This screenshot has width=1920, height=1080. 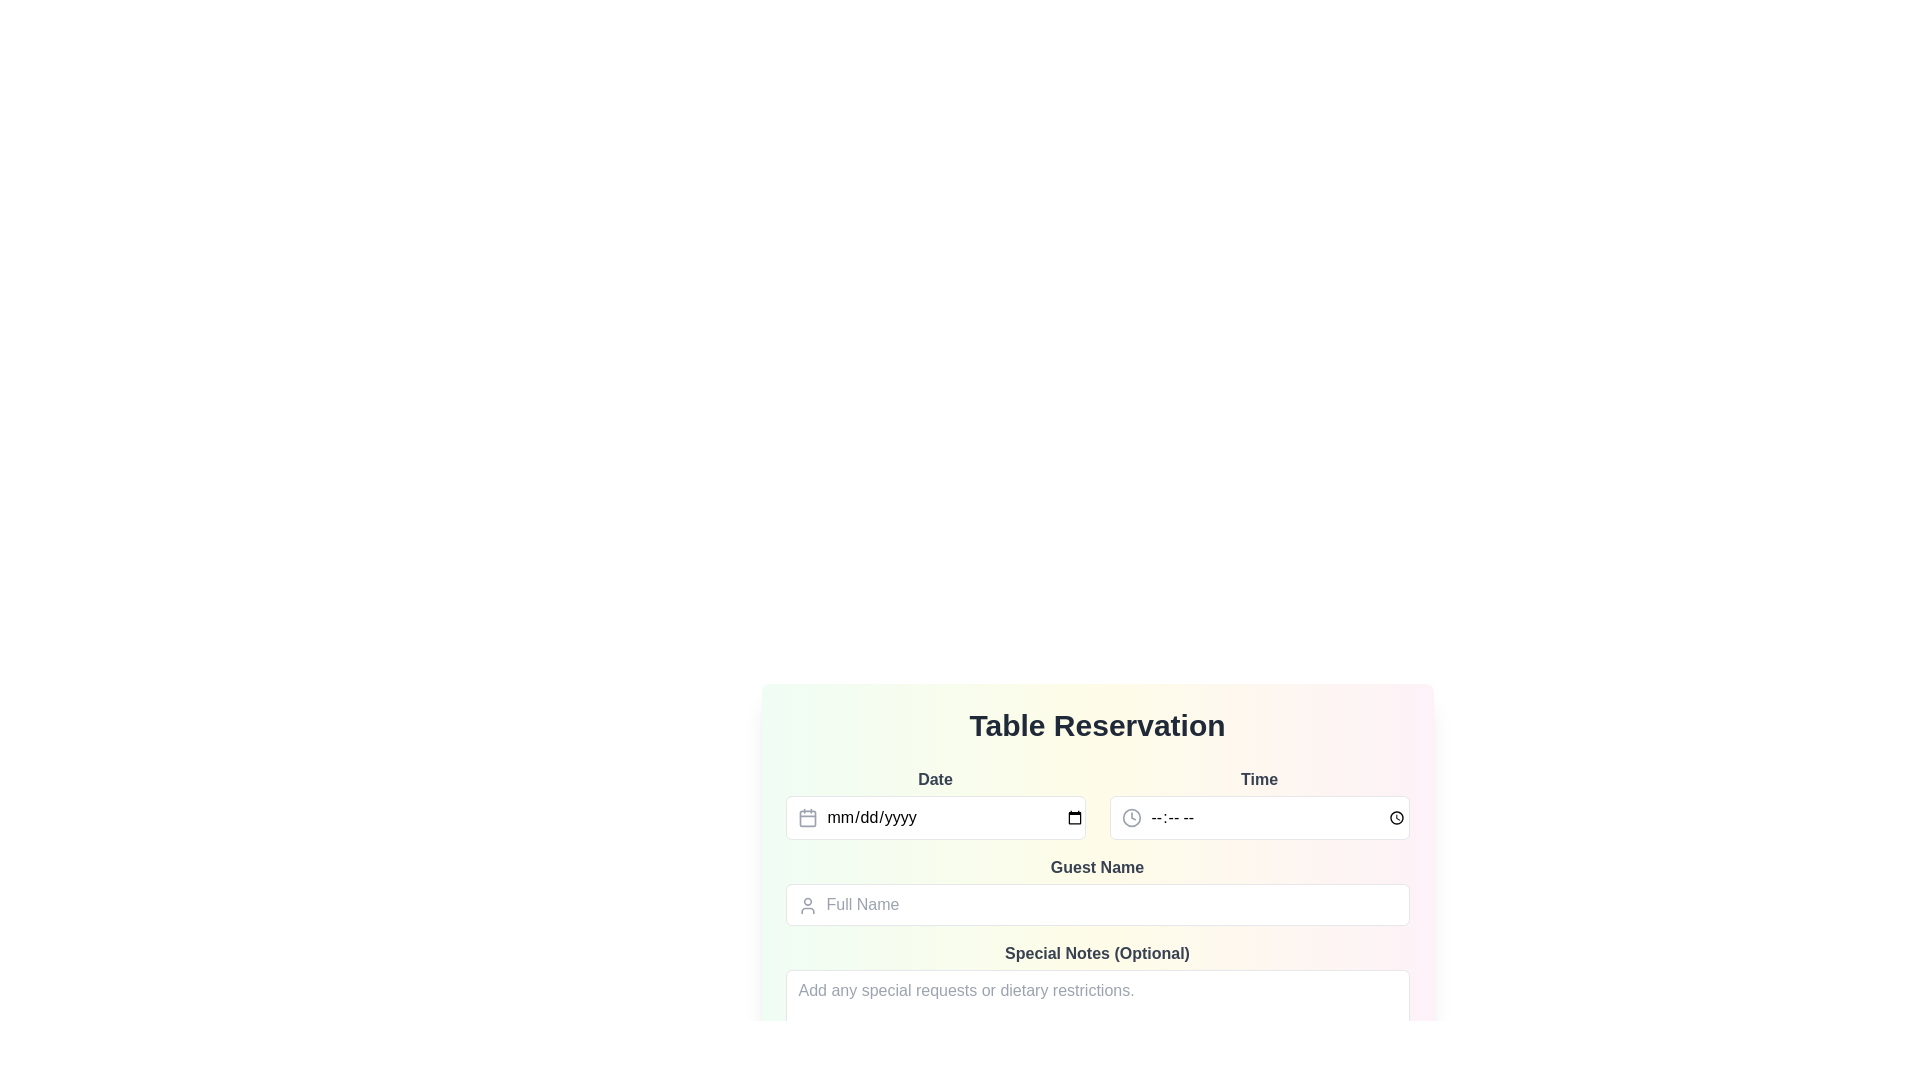 I want to click on the text input field for optional information such as special requests or dietary restrictions, which is located below the 'Guest Name' section and above the 'Reserve Now' button, so click(x=1096, y=992).